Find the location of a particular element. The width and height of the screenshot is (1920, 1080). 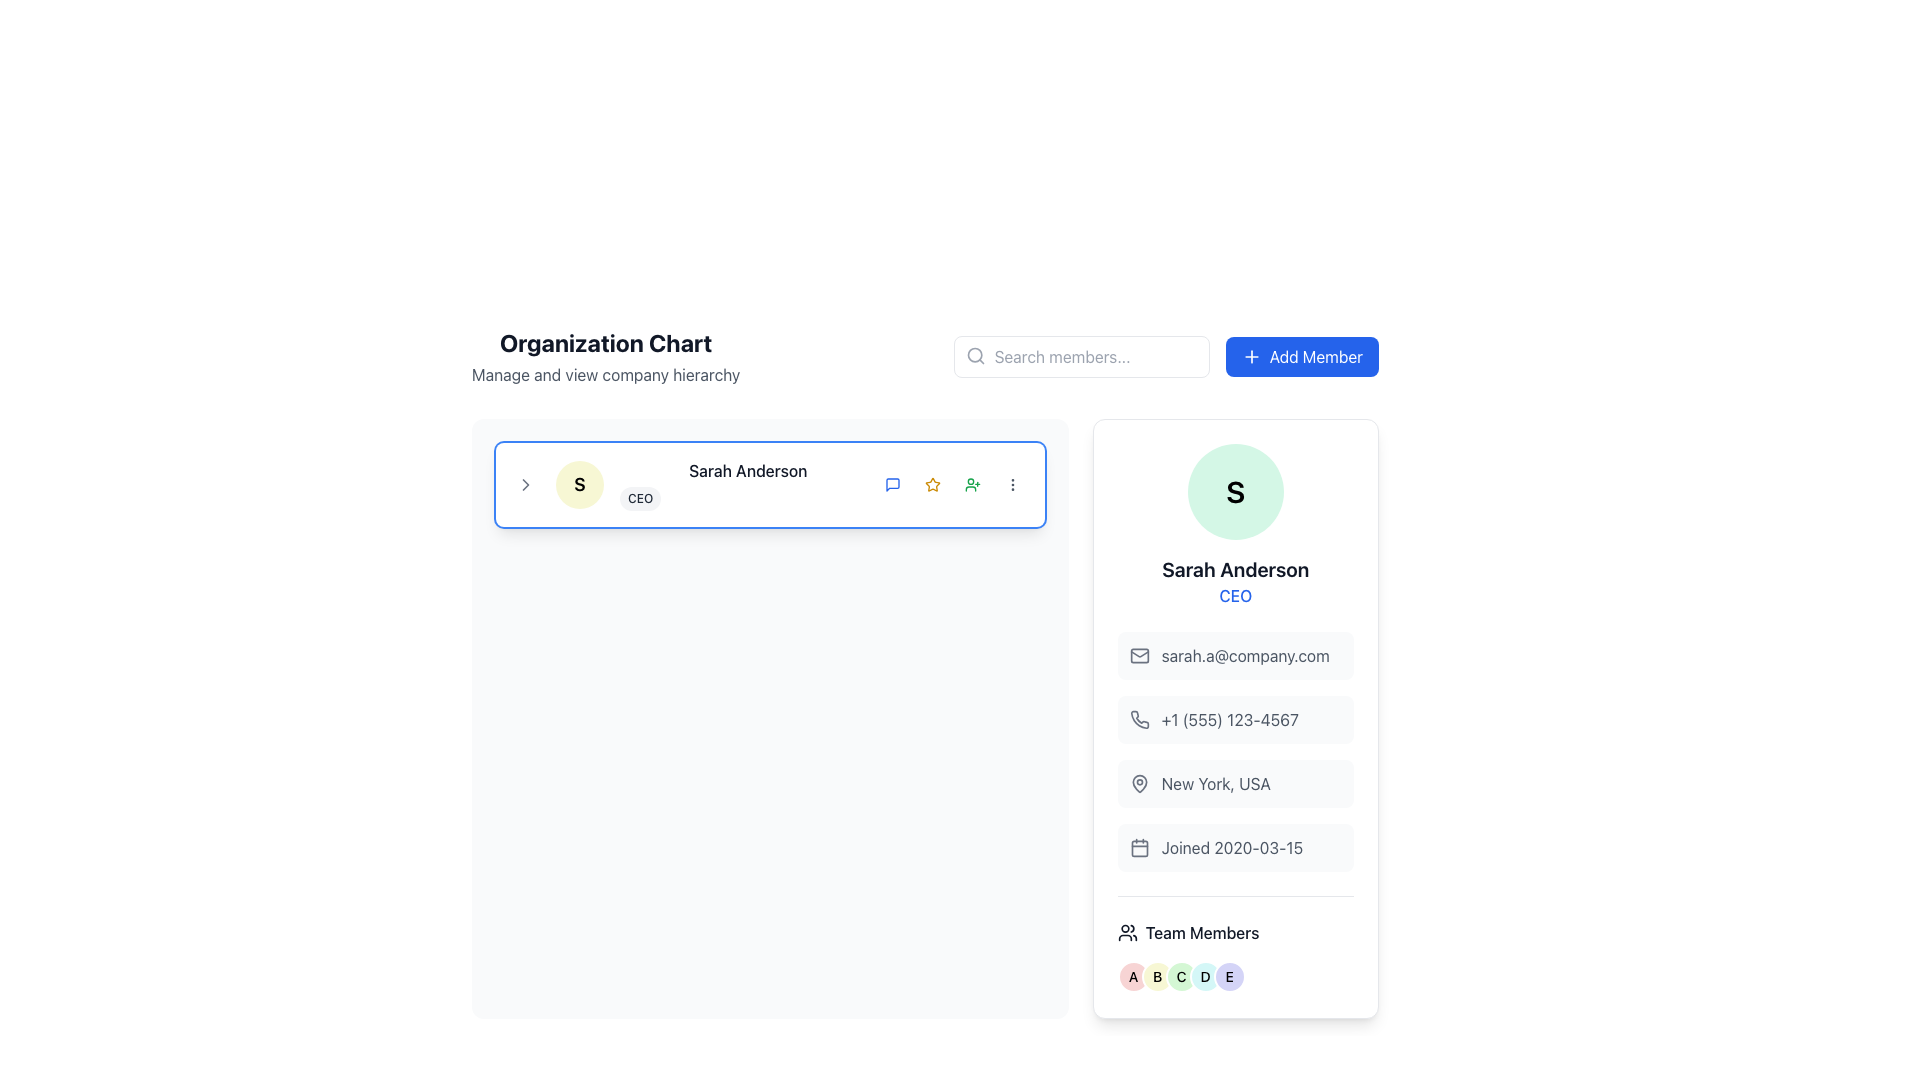

the action icon located in the right section of the component associated with 'Sarah Anderson' is located at coordinates (526, 485).